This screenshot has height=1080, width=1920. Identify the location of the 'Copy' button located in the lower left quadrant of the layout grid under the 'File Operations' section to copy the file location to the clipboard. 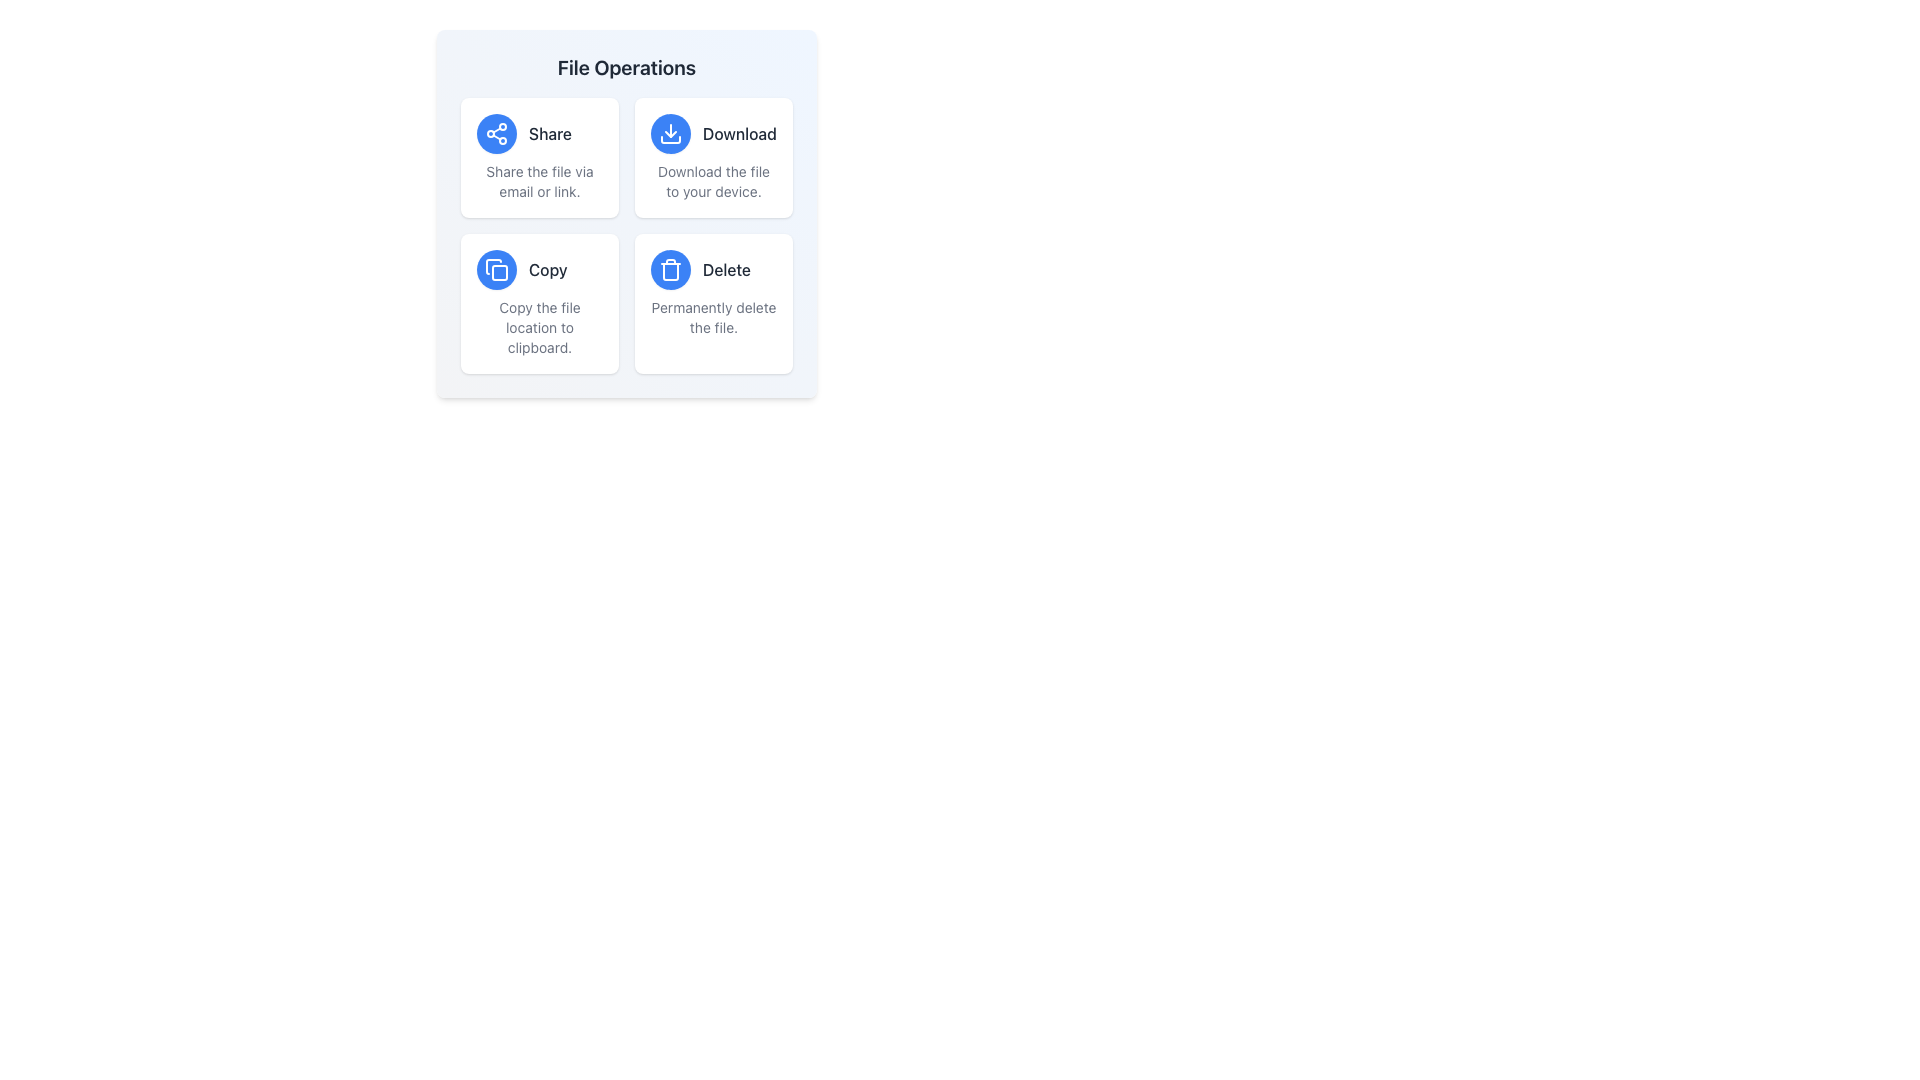
(539, 270).